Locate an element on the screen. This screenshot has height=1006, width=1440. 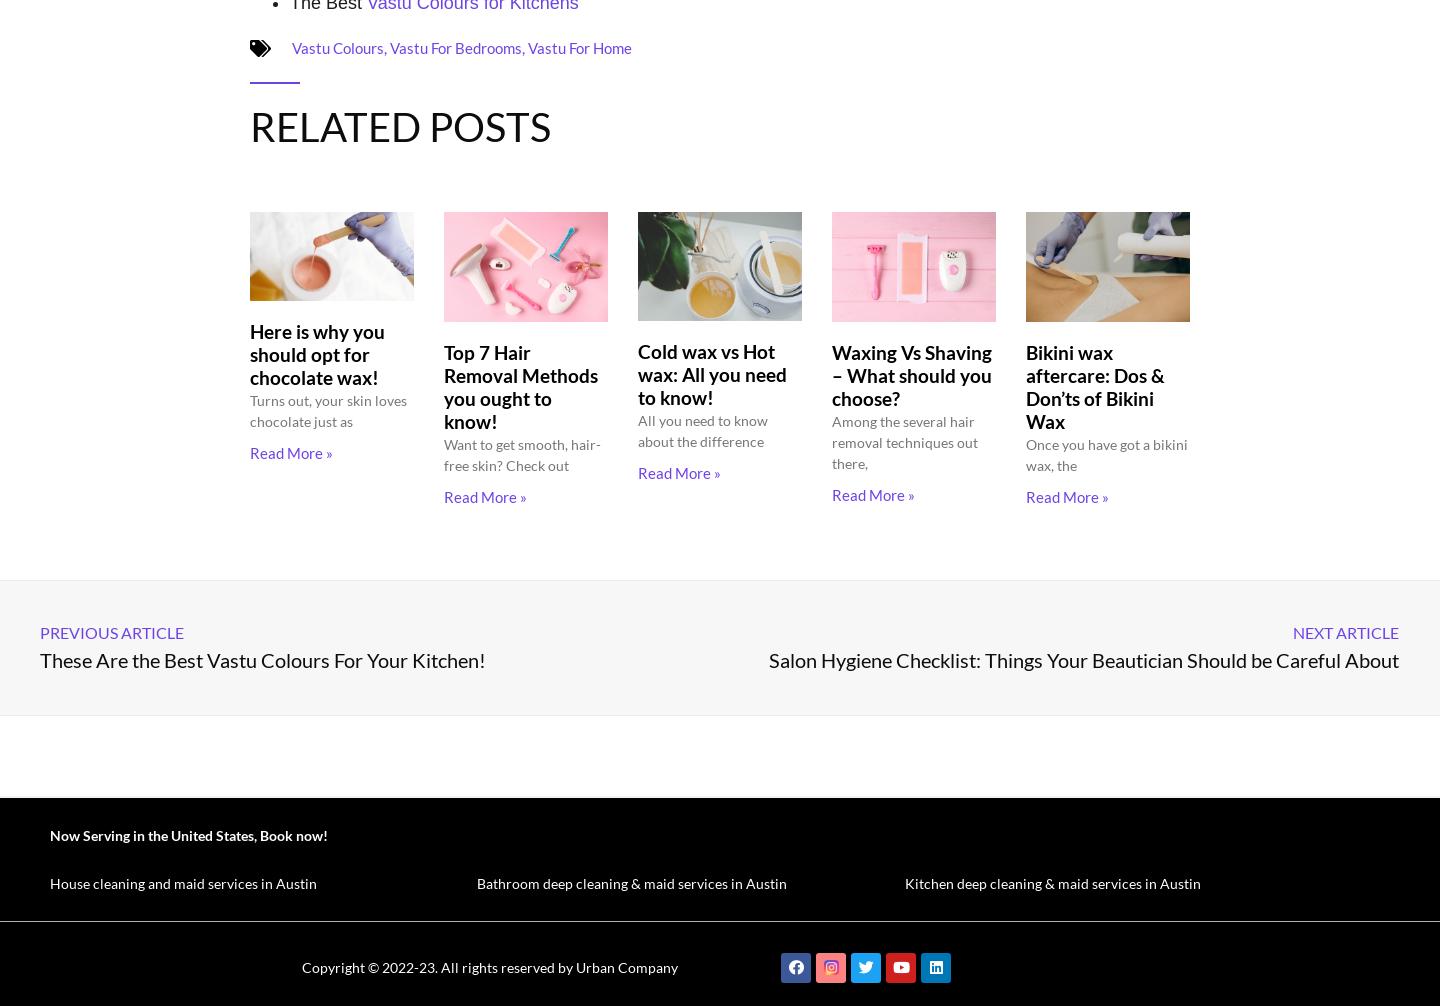
'Now Serving in the United States, Book now!' is located at coordinates (189, 833).